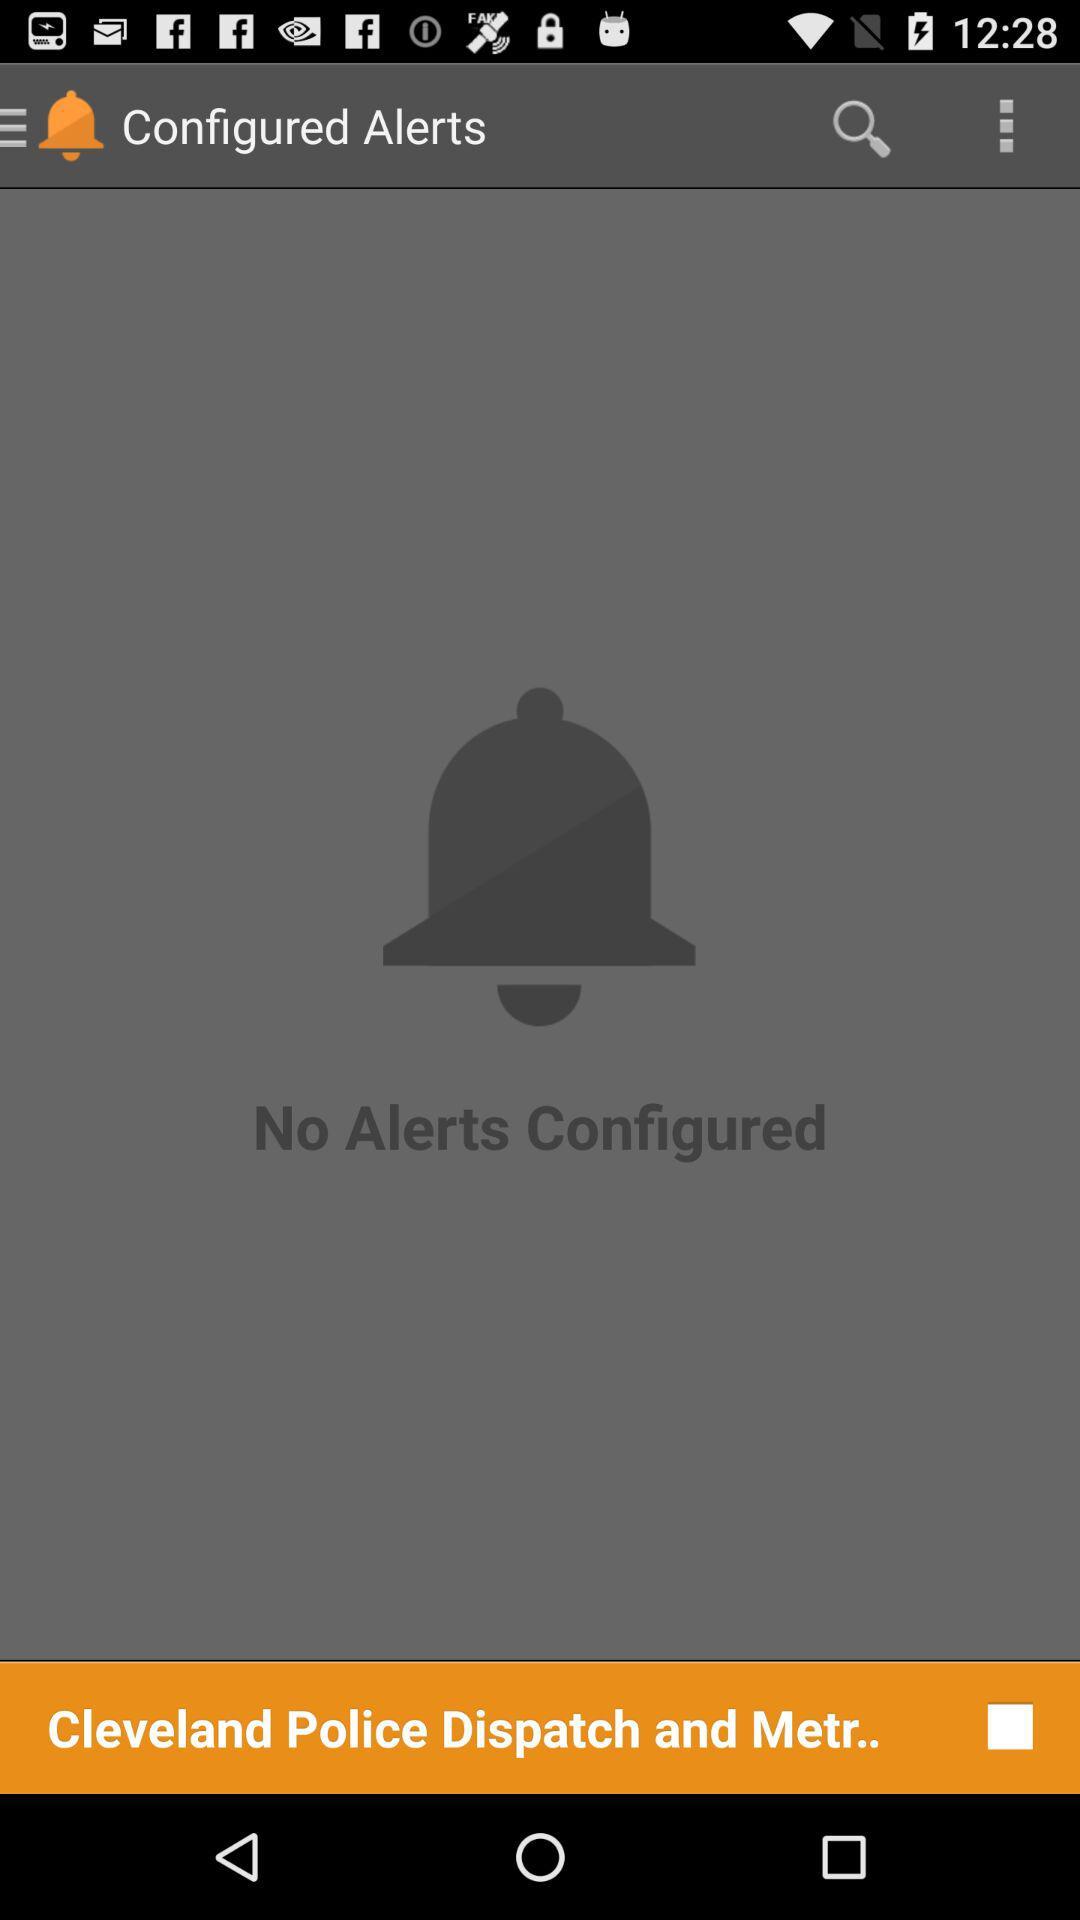  Describe the element at coordinates (465, 1725) in the screenshot. I see `icon at the bottom` at that location.